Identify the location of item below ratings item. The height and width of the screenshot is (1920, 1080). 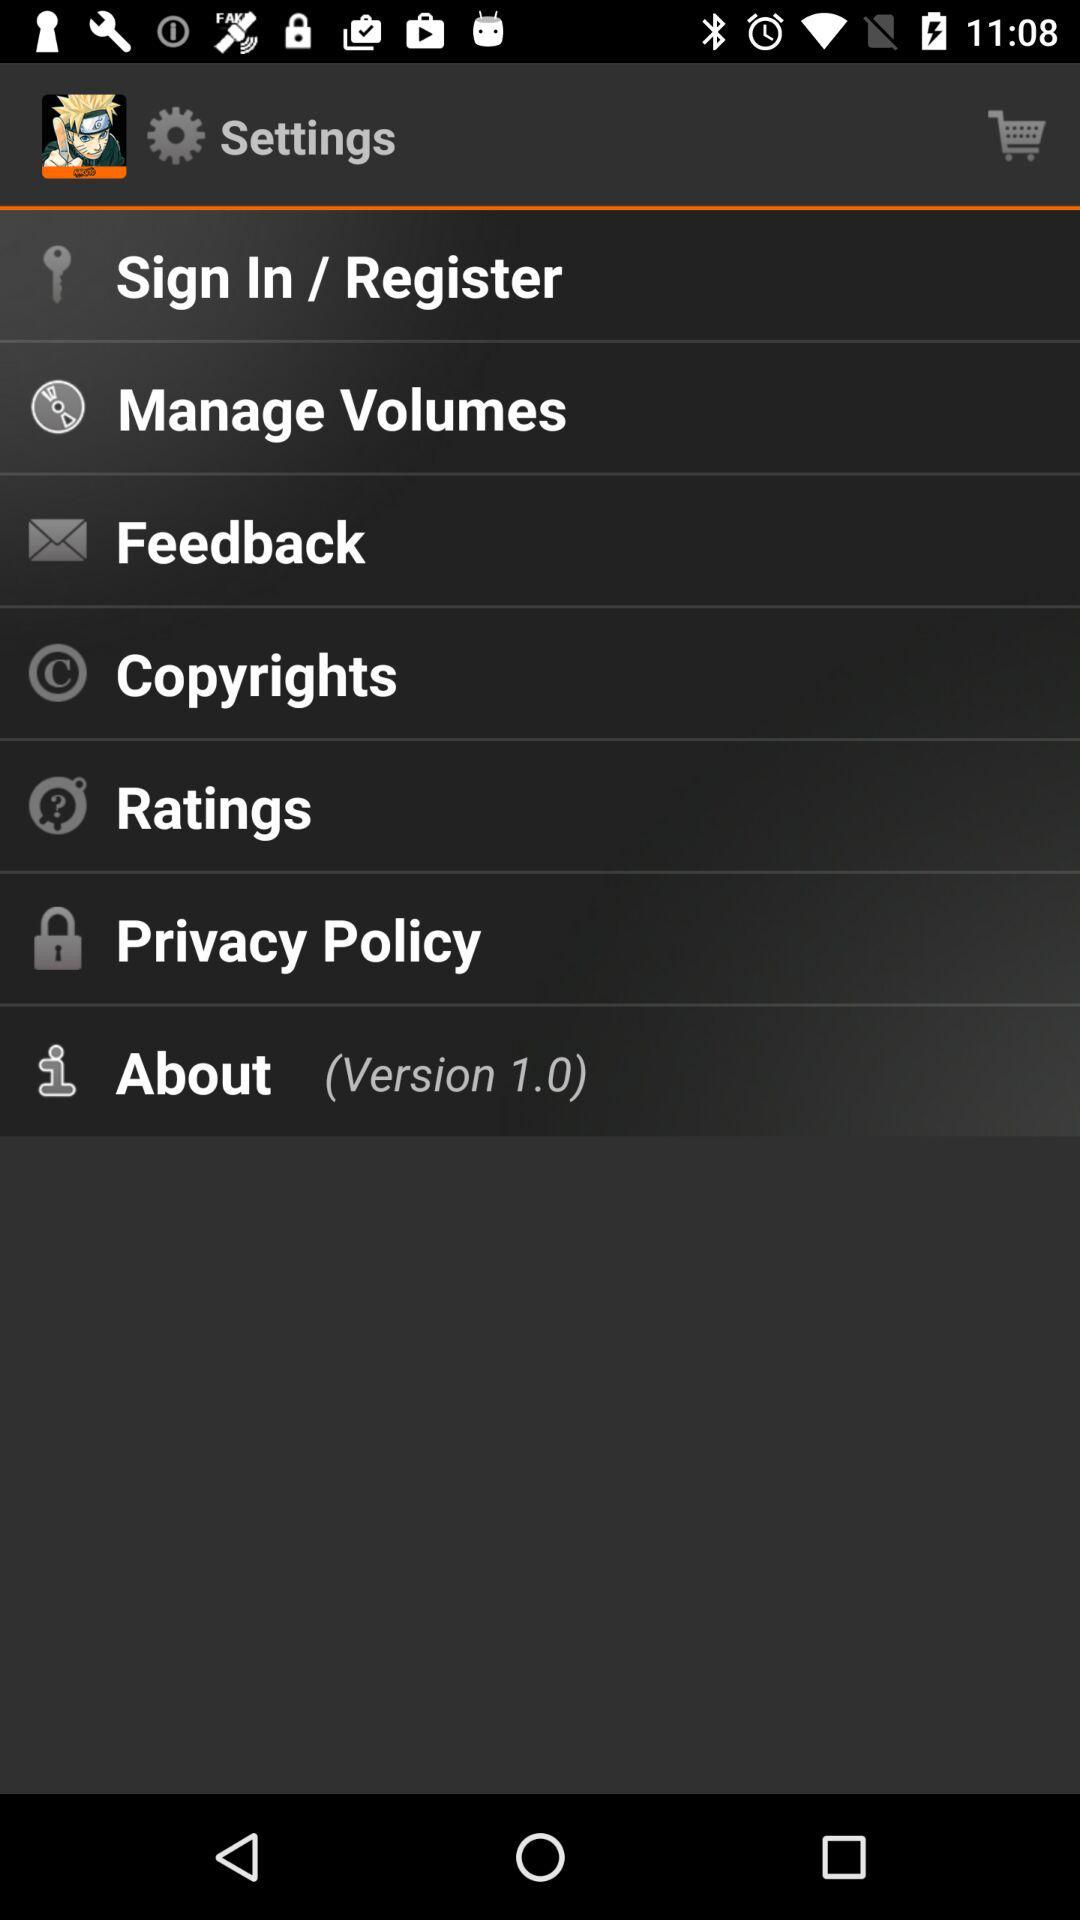
(298, 937).